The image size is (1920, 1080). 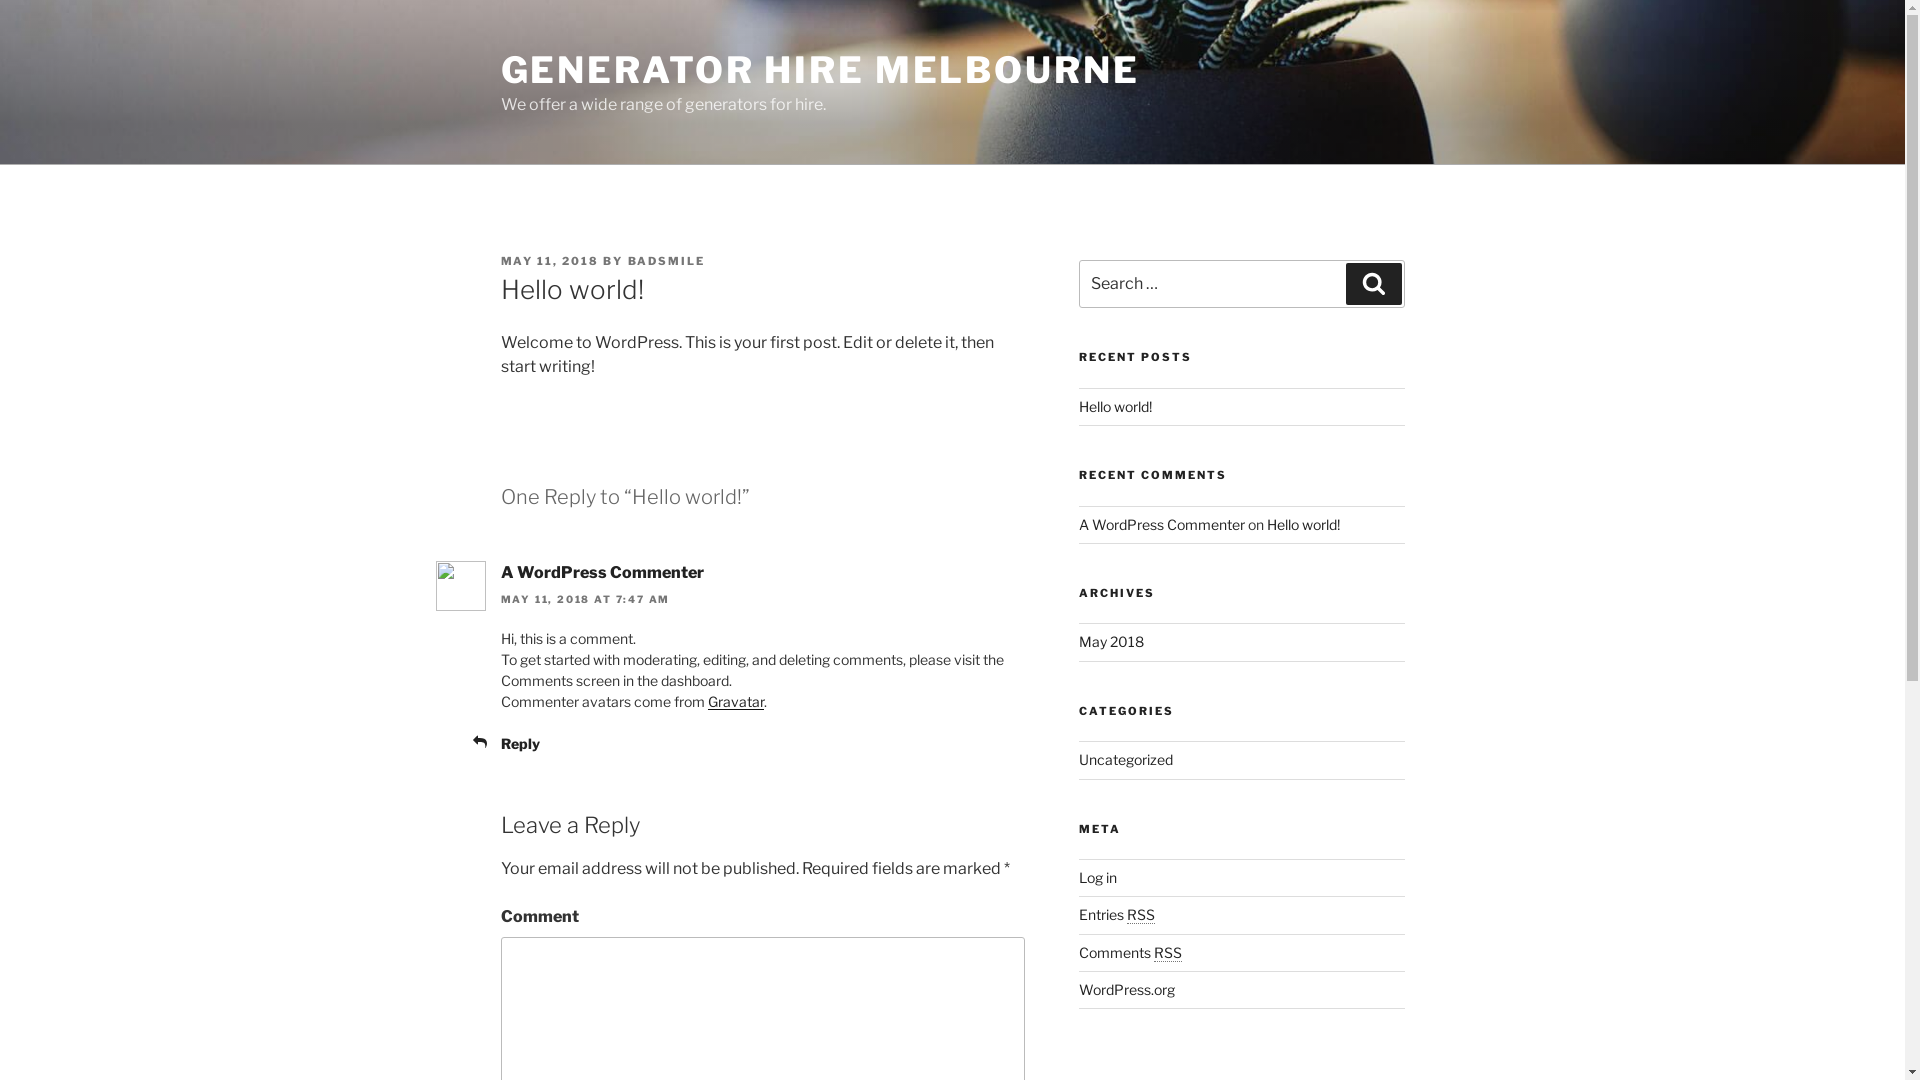 What do you see at coordinates (600, 572) in the screenshot?
I see `'A WordPress Commenter'` at bounding box center [600, 572].